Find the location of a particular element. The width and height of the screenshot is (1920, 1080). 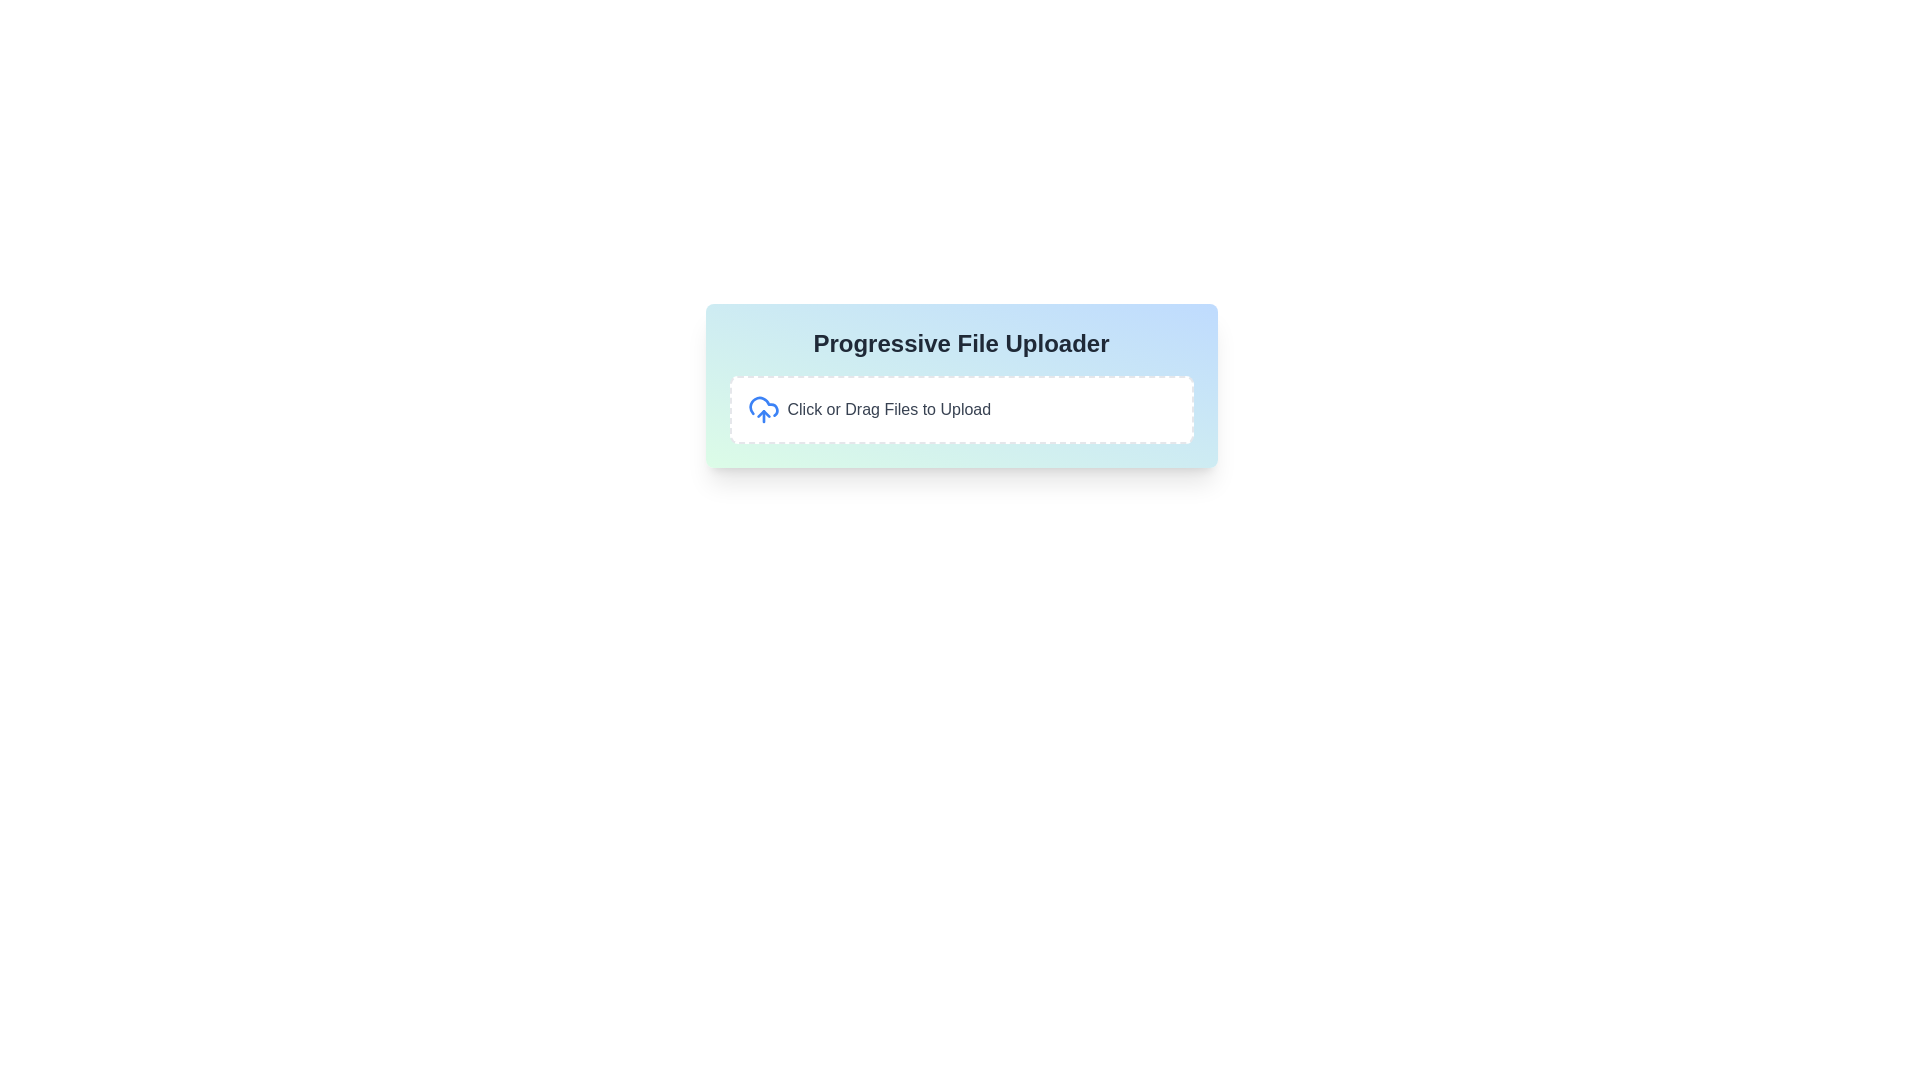

the static text label displaying 'Progressive File Uploader', which is styled with a bold font and dark gray color, located at the top section of a card-like interface is located at coordinates (961, 342).